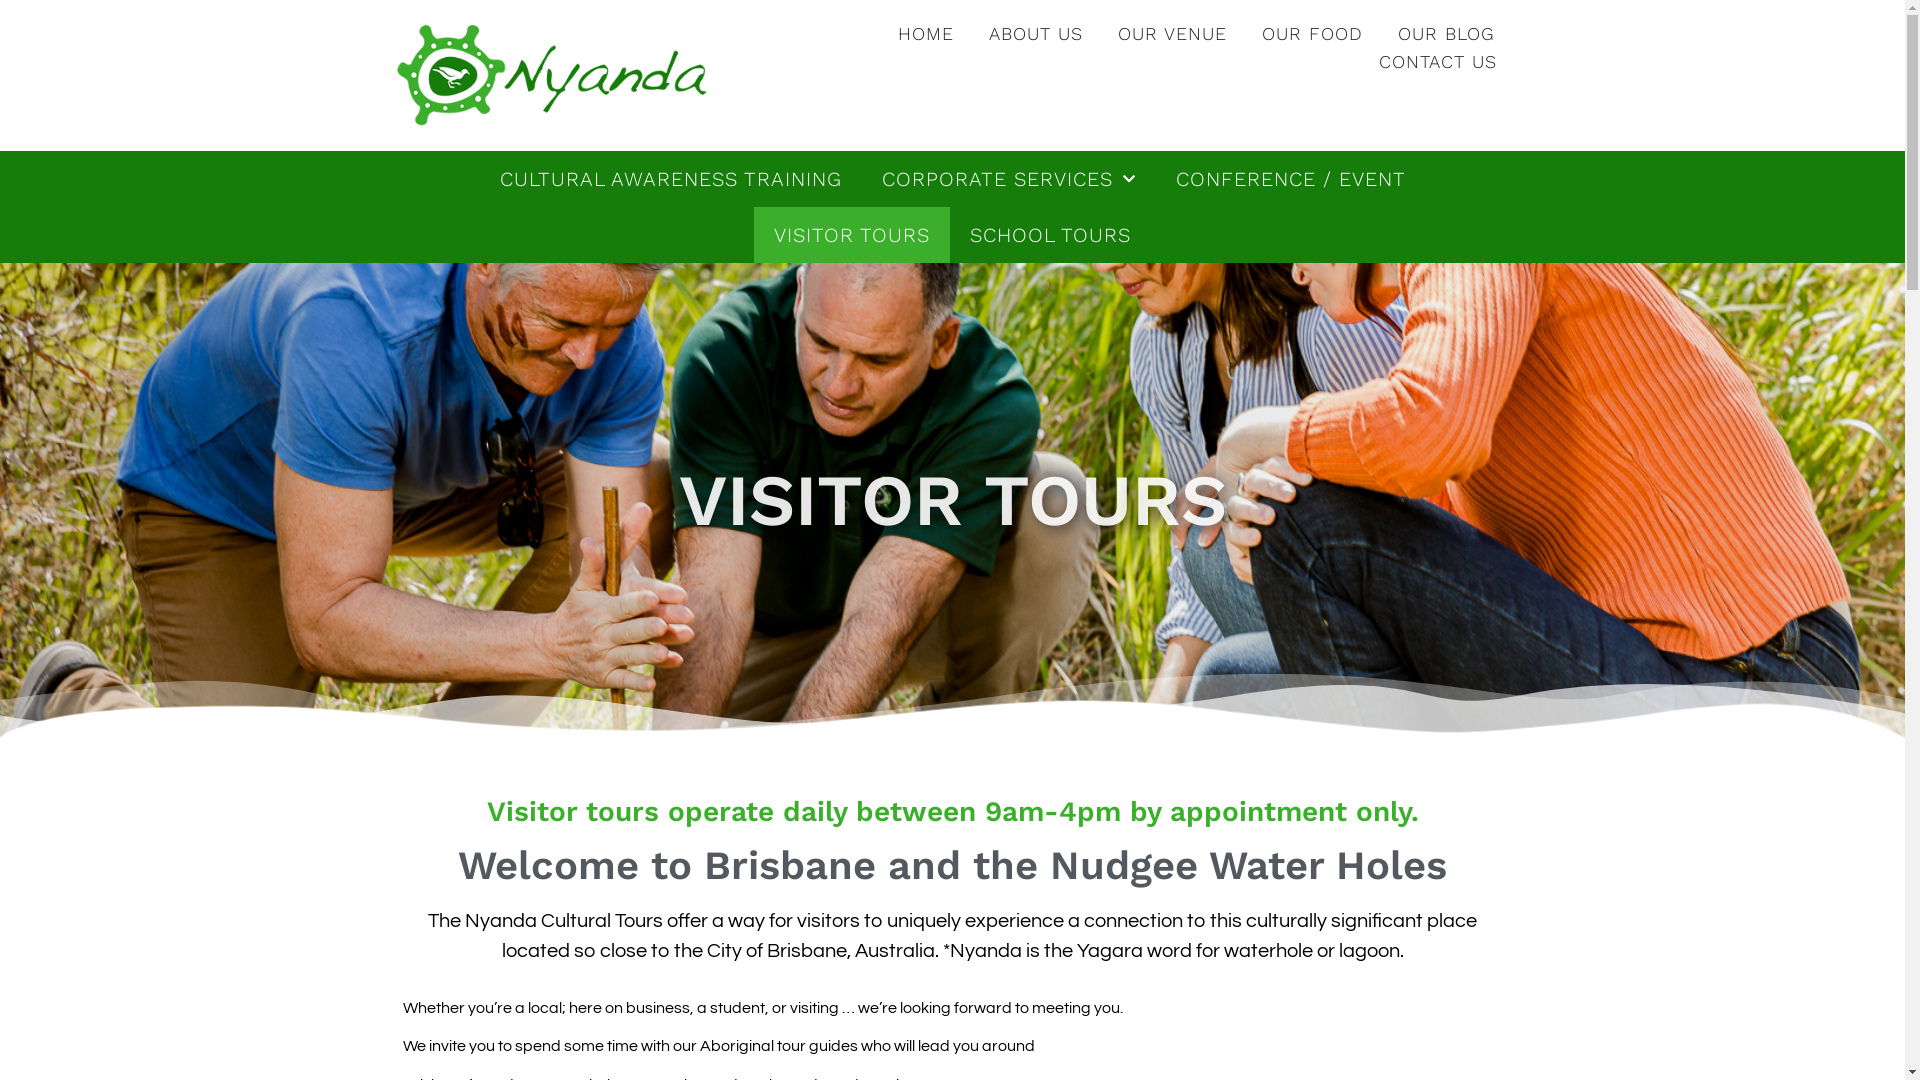 Image resolution: width=1920 pixels, height=1080 pixels. What do you see at coordinates (1312, 34) in the screenshot?
I see `'OUR FOOD'` at bounding box center [1312, 34].